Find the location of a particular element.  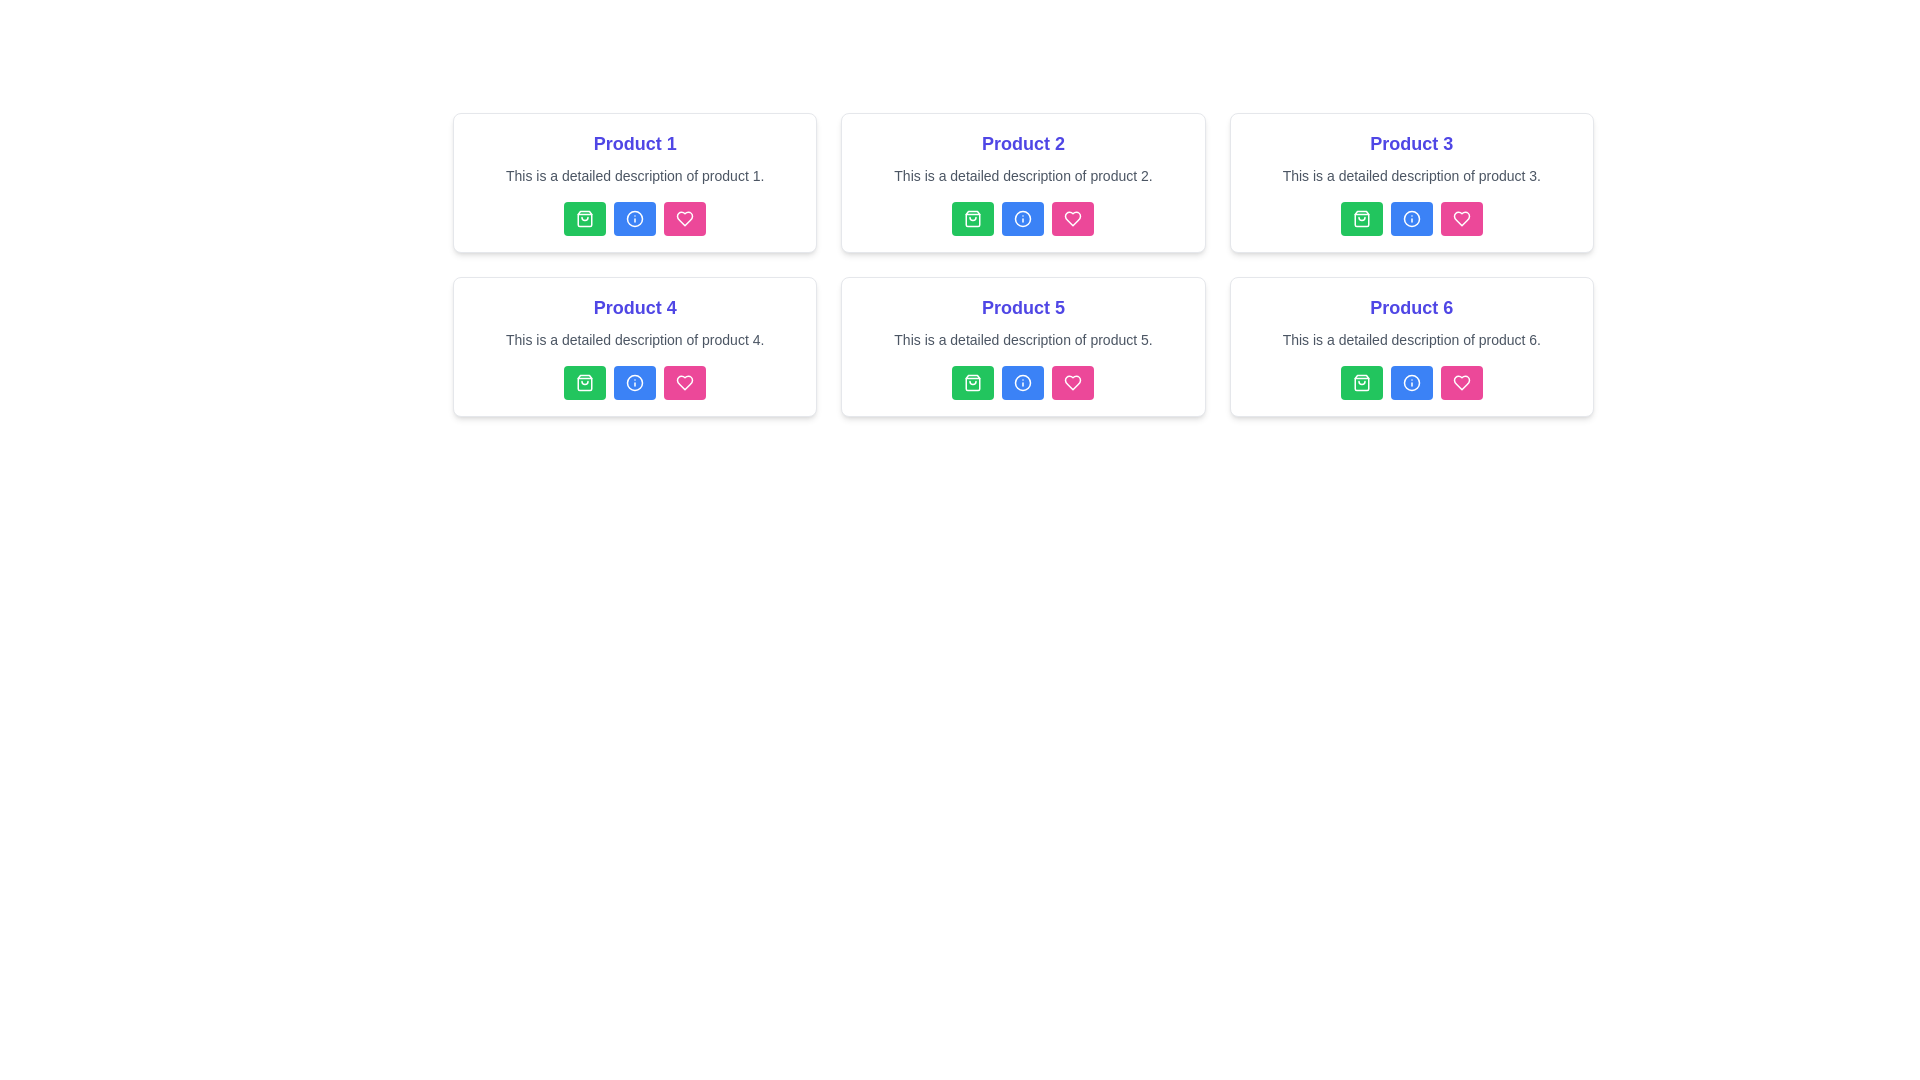

the informational button related to 'Product 6', which is the second button in a row of three buttons below the 'Product 6' card is located at coordinates (1410, 382).